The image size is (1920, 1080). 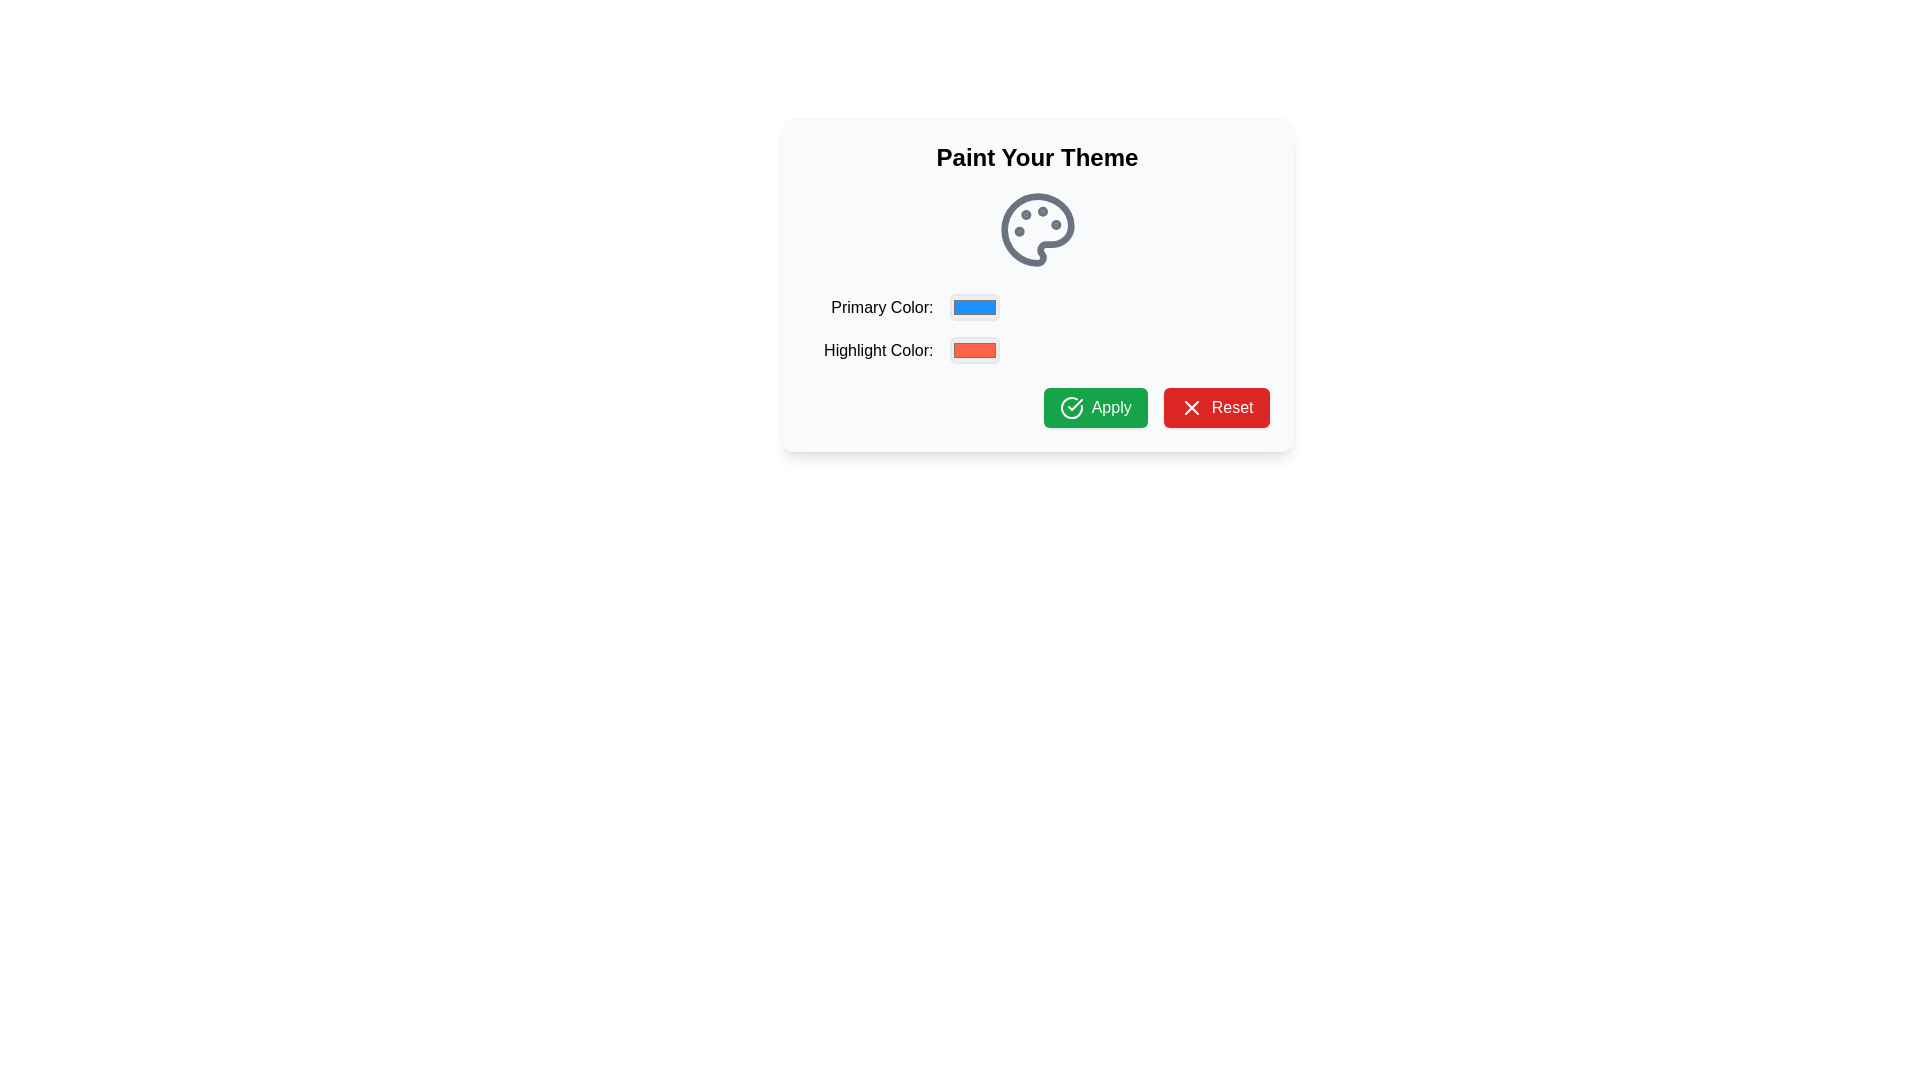 I want to click on the Color picker element used, so click(x=1037, y=349).